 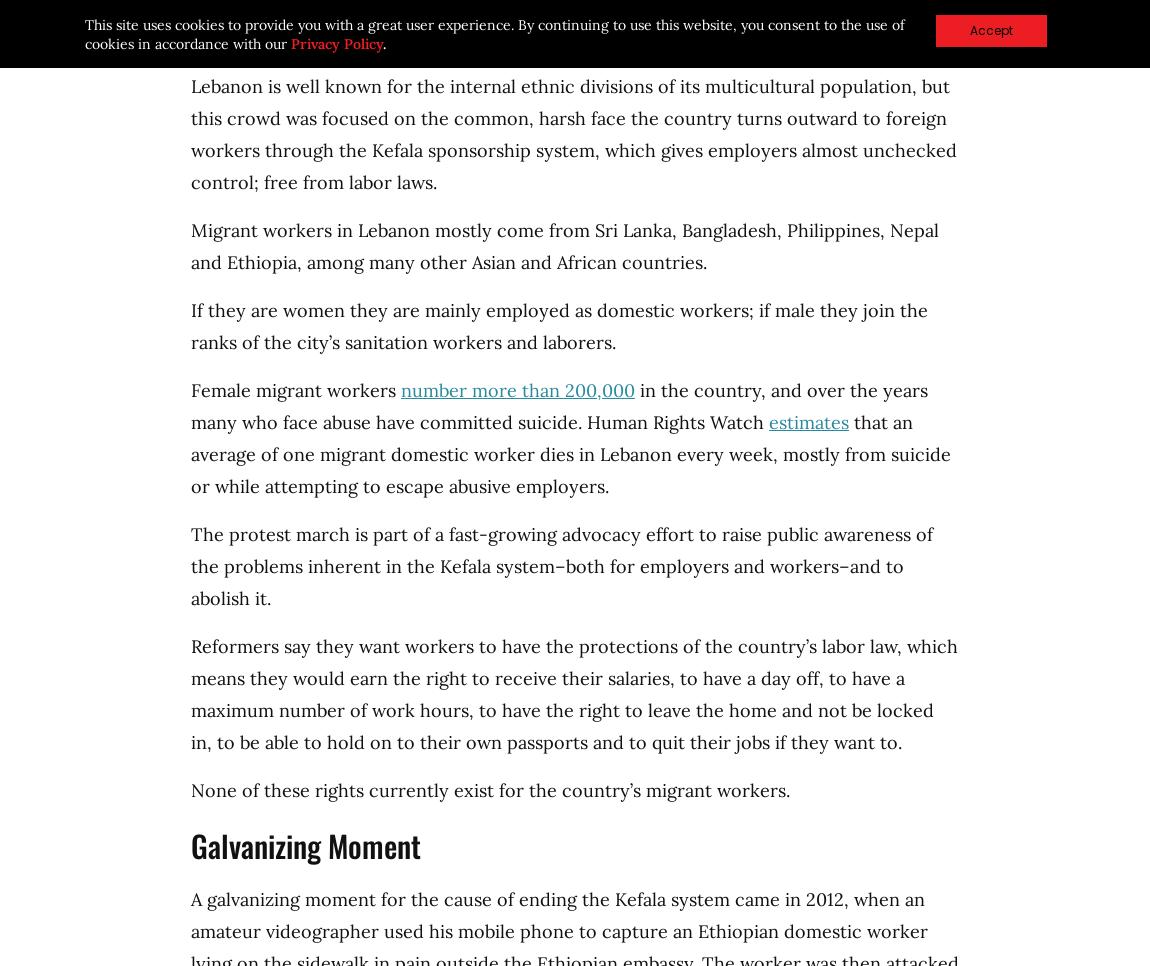 What do you see at coordinates (792, 22) in the screenshot?
I see `'consent'` at bounding box center [792, 22].